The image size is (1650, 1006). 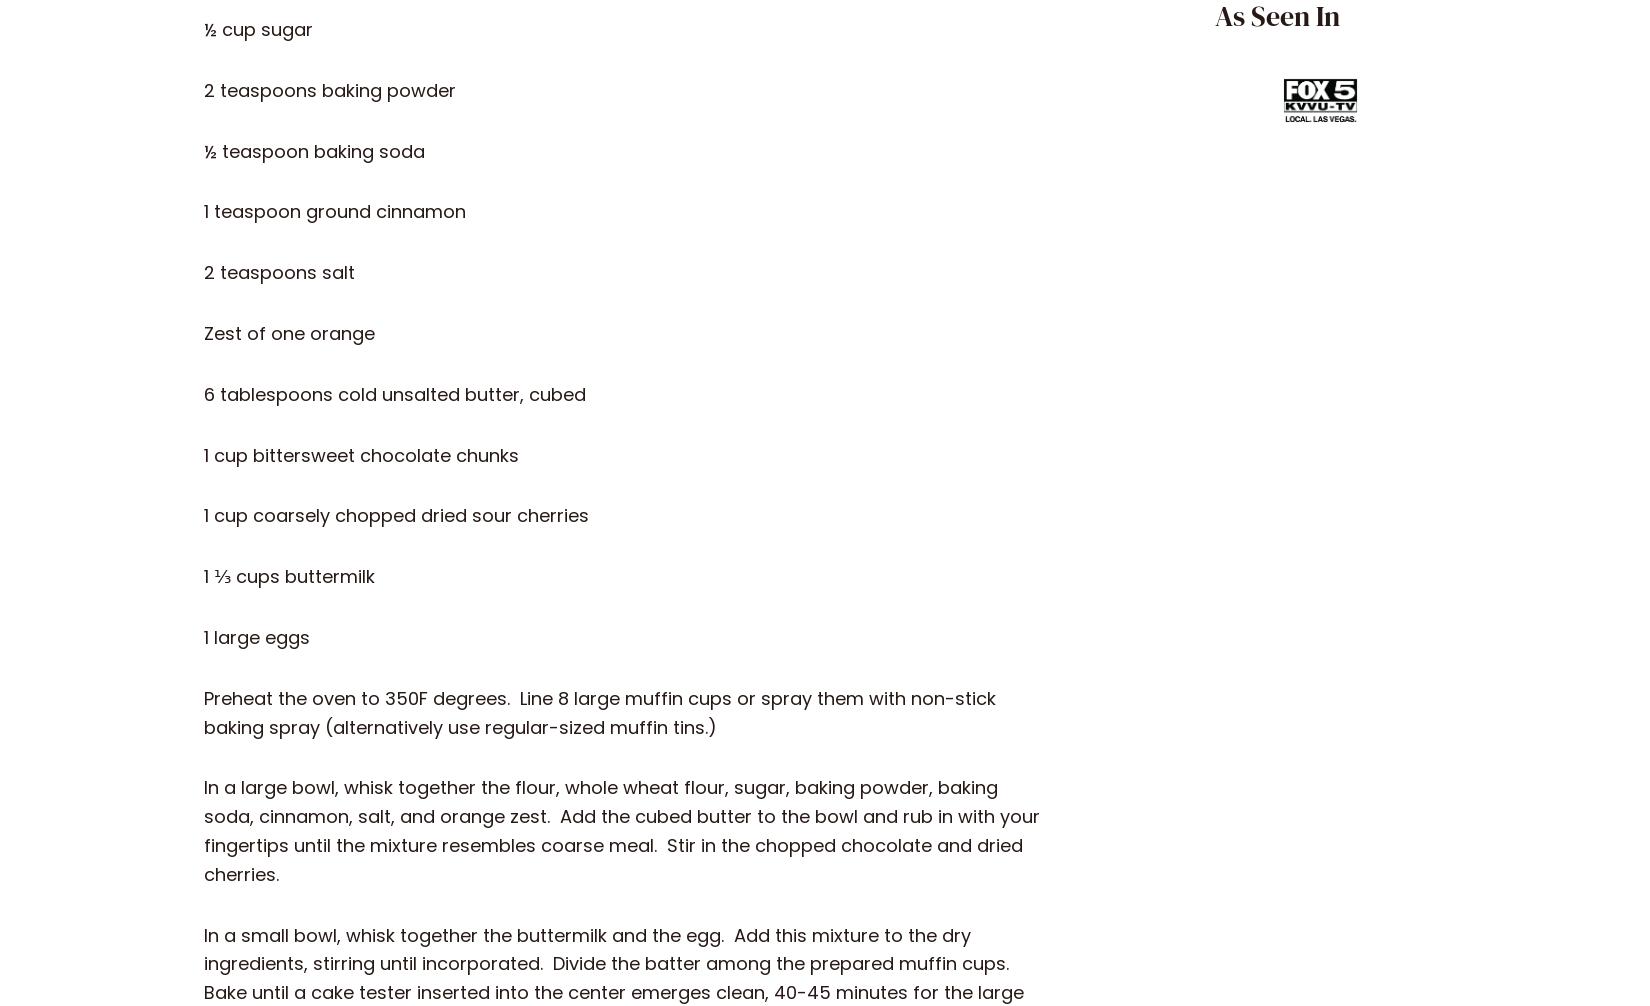 I want to click on 'Zest of one orange', so click(x=289, y=332).